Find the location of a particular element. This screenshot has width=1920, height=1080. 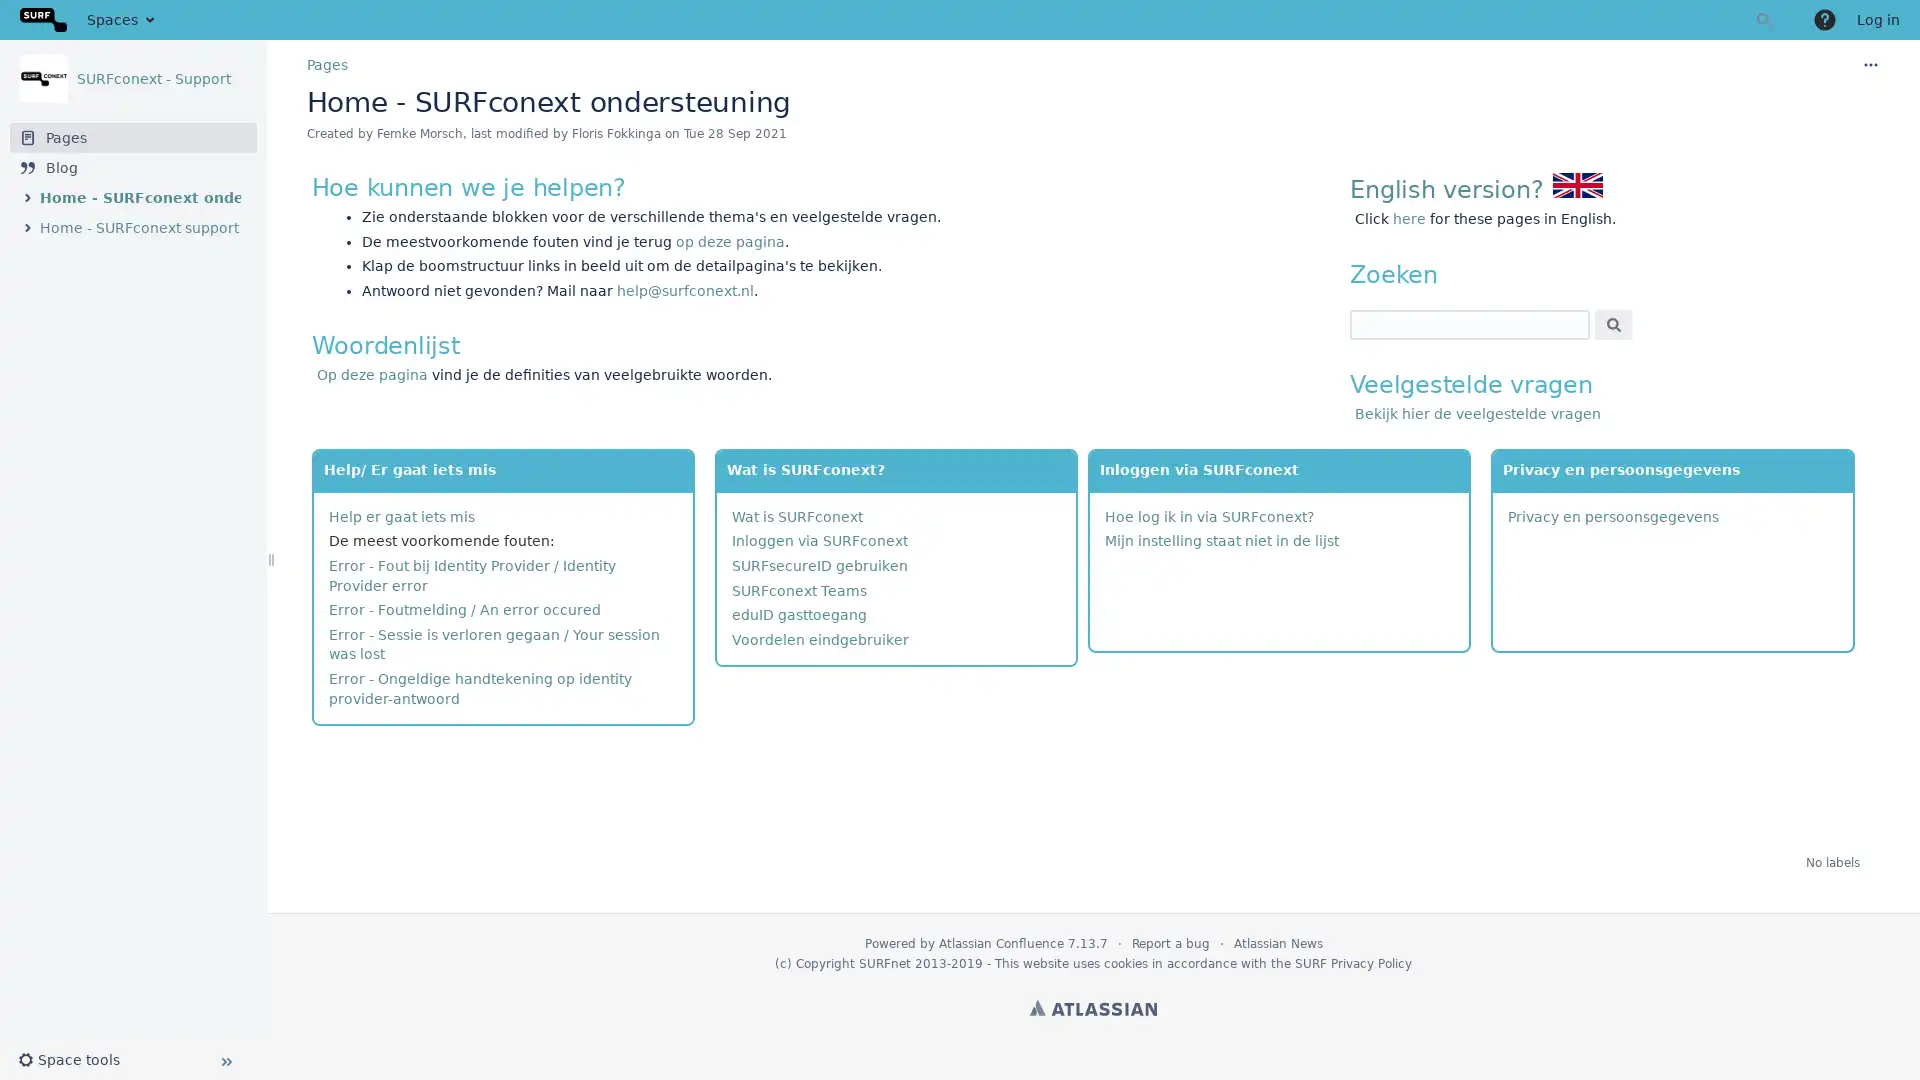

Search is located at coordinates (1613, 323).